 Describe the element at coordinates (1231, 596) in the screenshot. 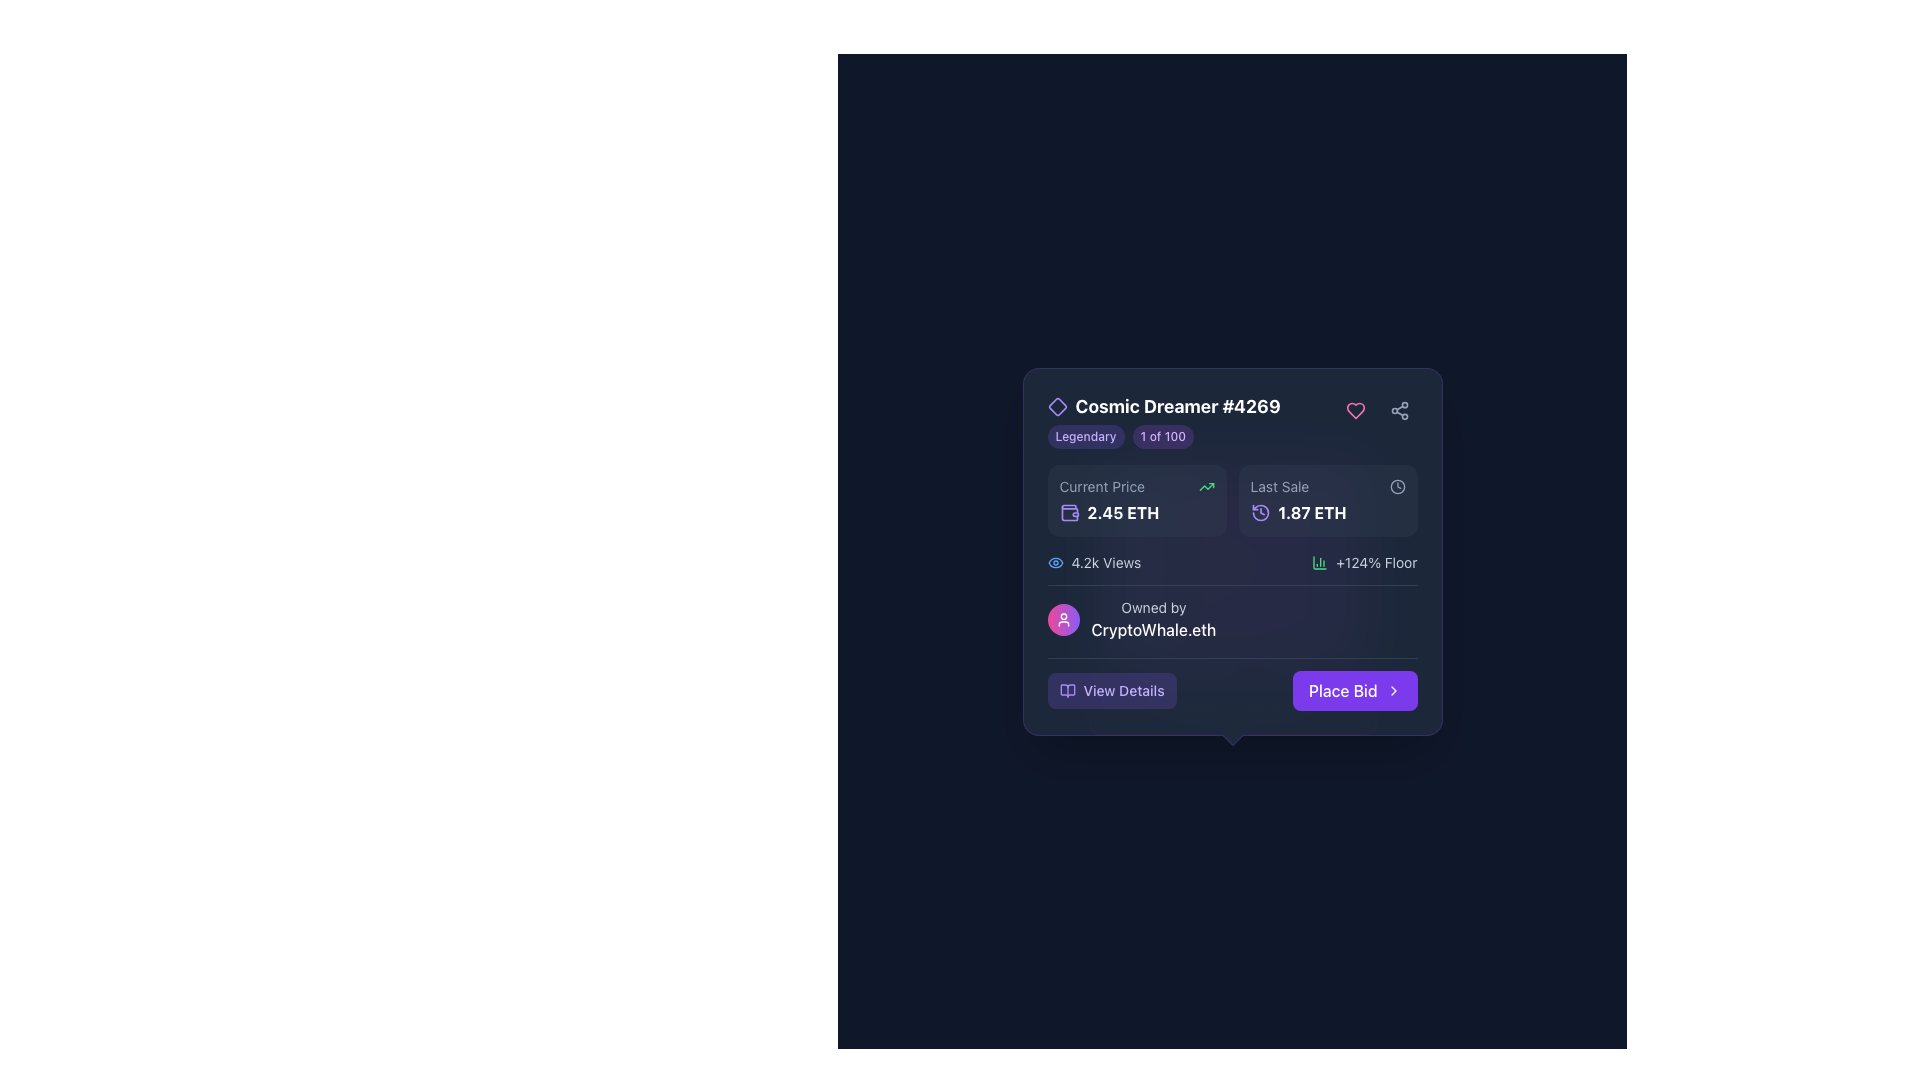

I see `the Informational Display that shows '4.2k Views', '+124% Floor', and 'Owned by CryptoWhale.eth', located centrally under the price information and above the action buttons` at that location.